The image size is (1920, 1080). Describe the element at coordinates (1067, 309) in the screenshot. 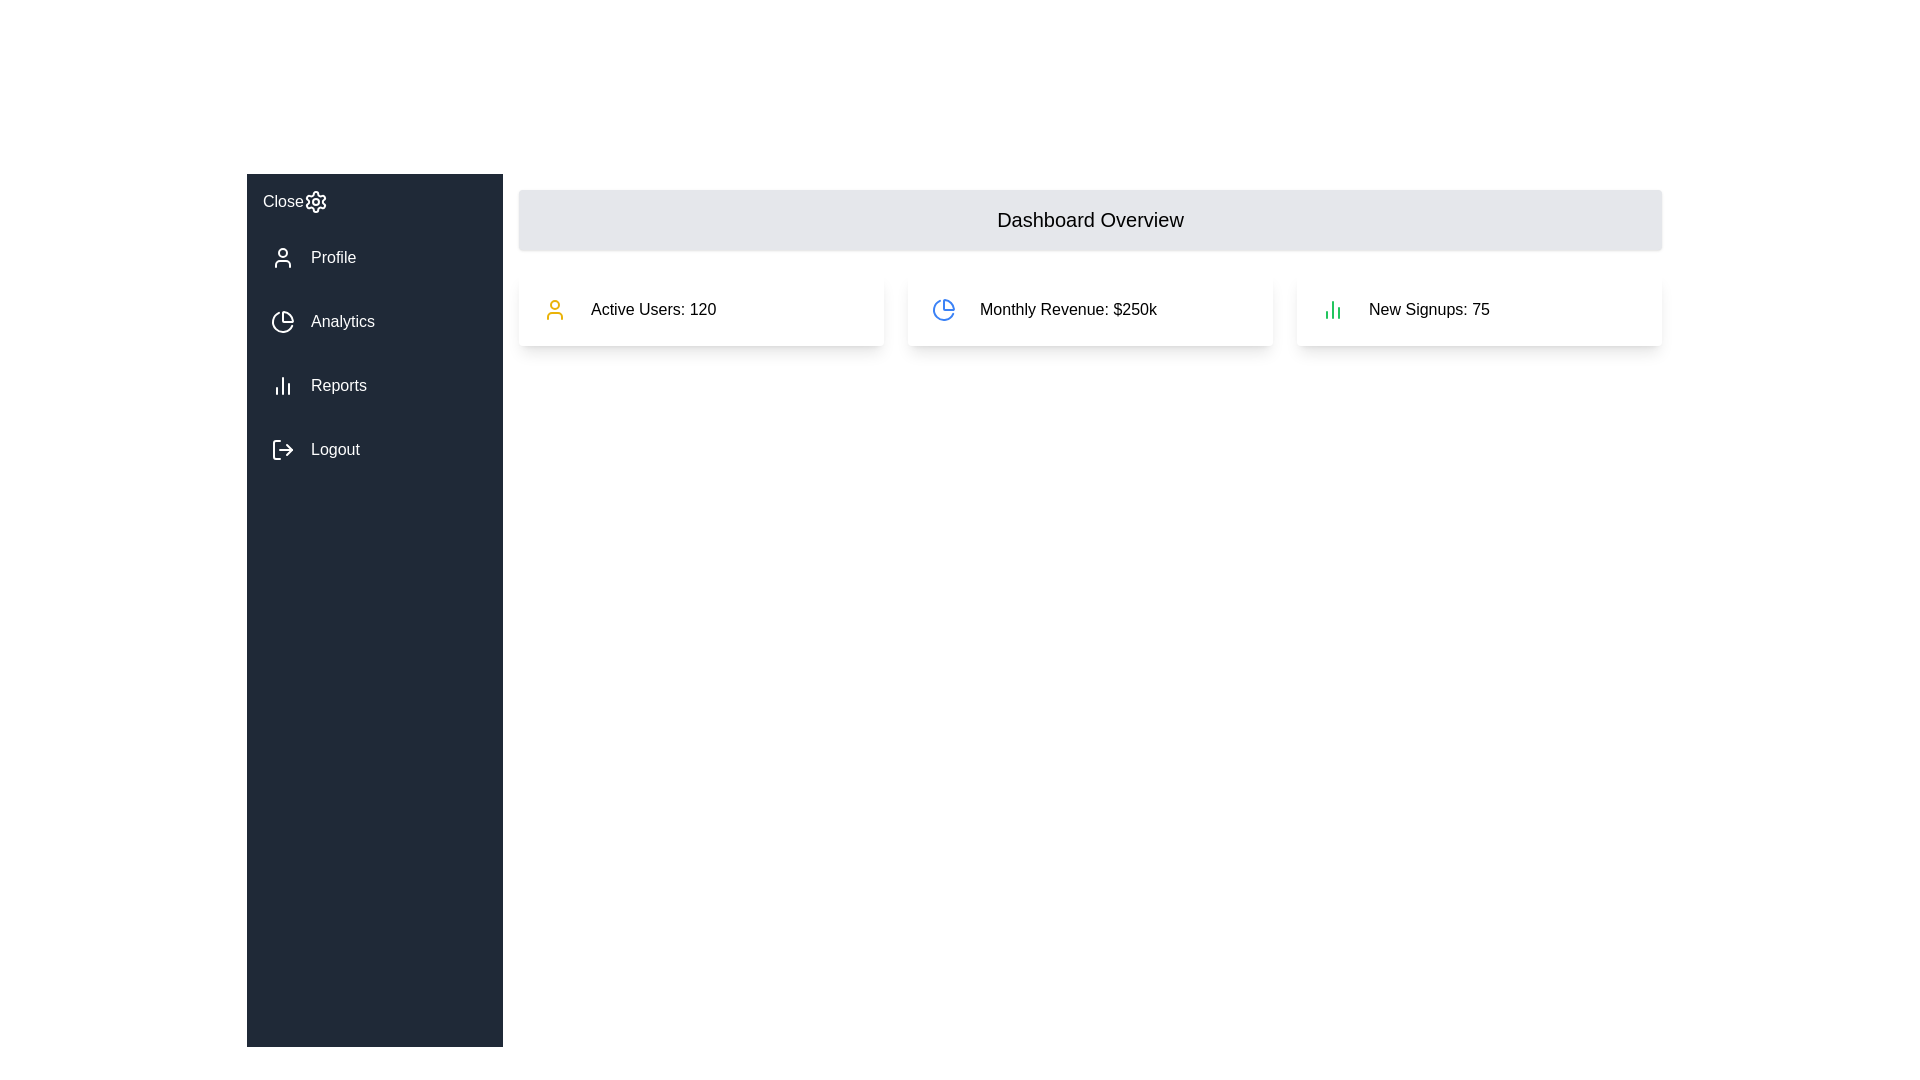

I see `text displayed in the center text label showing the monthly revenue, located in the dashboard overview layout` at that location.